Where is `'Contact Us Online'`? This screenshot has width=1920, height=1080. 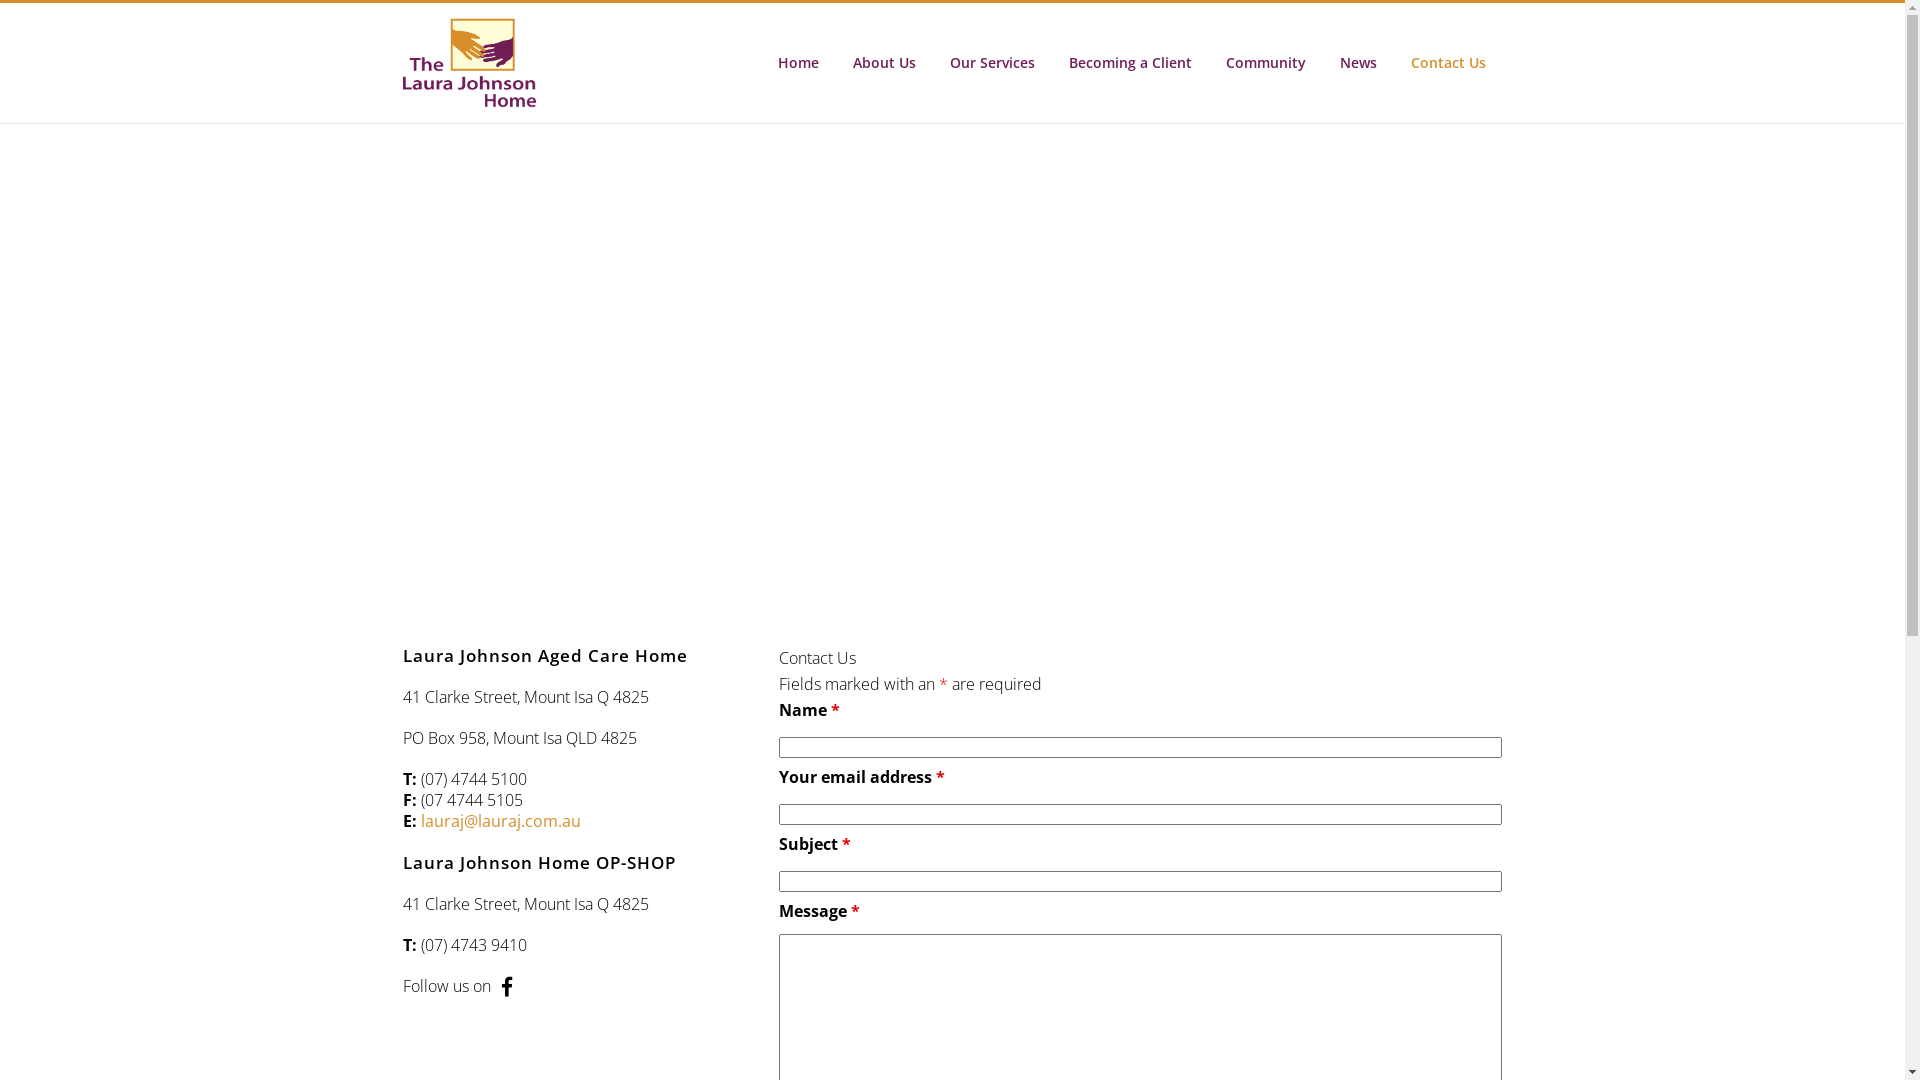
'Contact Us Online' is located at coordinates (1247, 798).